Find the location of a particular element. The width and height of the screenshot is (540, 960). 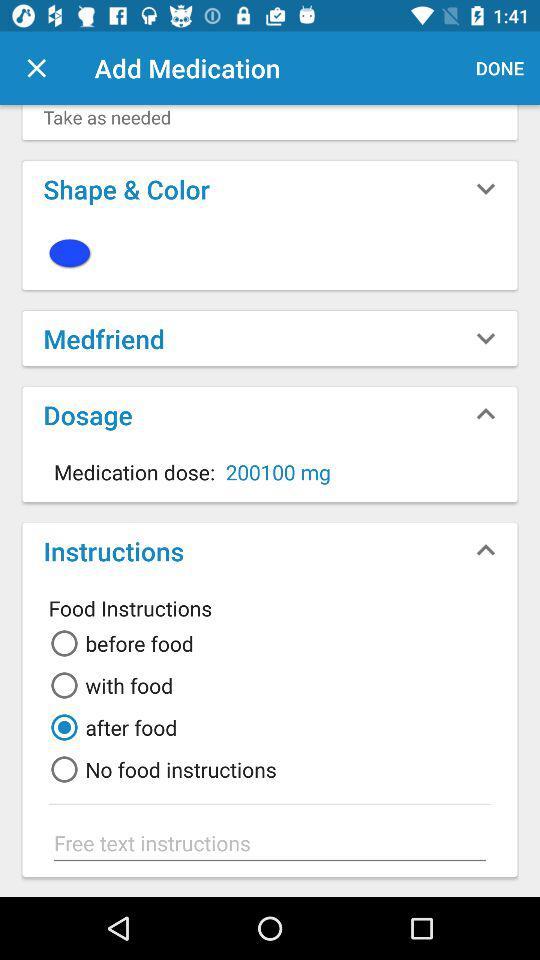

the first radio button along with the text beside to it is located at coordinates (119, 642).